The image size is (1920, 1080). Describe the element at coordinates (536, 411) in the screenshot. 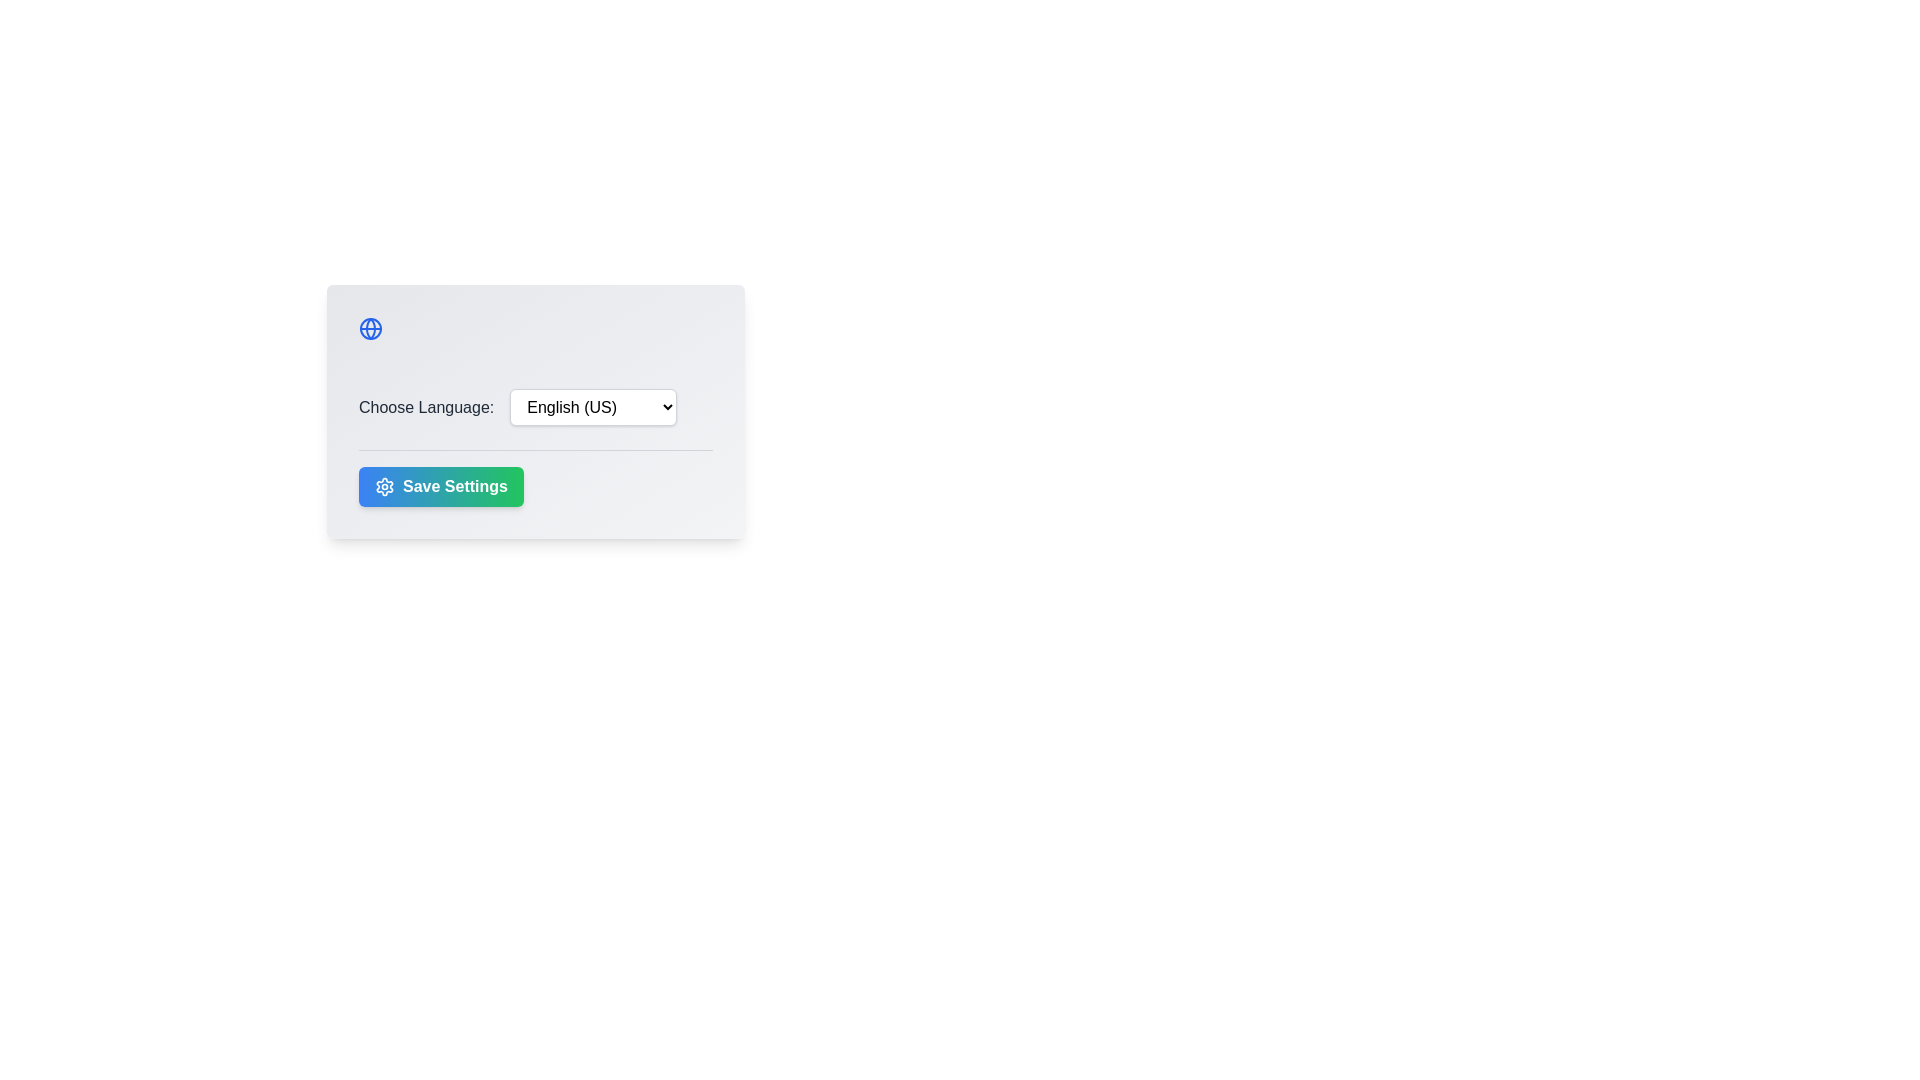

I see `the dropdown menu labeled 'English (US)' which is styled with a white background and is positioned below the label 'Choose Language:' and above the green 'Save Settings' button` at that location.